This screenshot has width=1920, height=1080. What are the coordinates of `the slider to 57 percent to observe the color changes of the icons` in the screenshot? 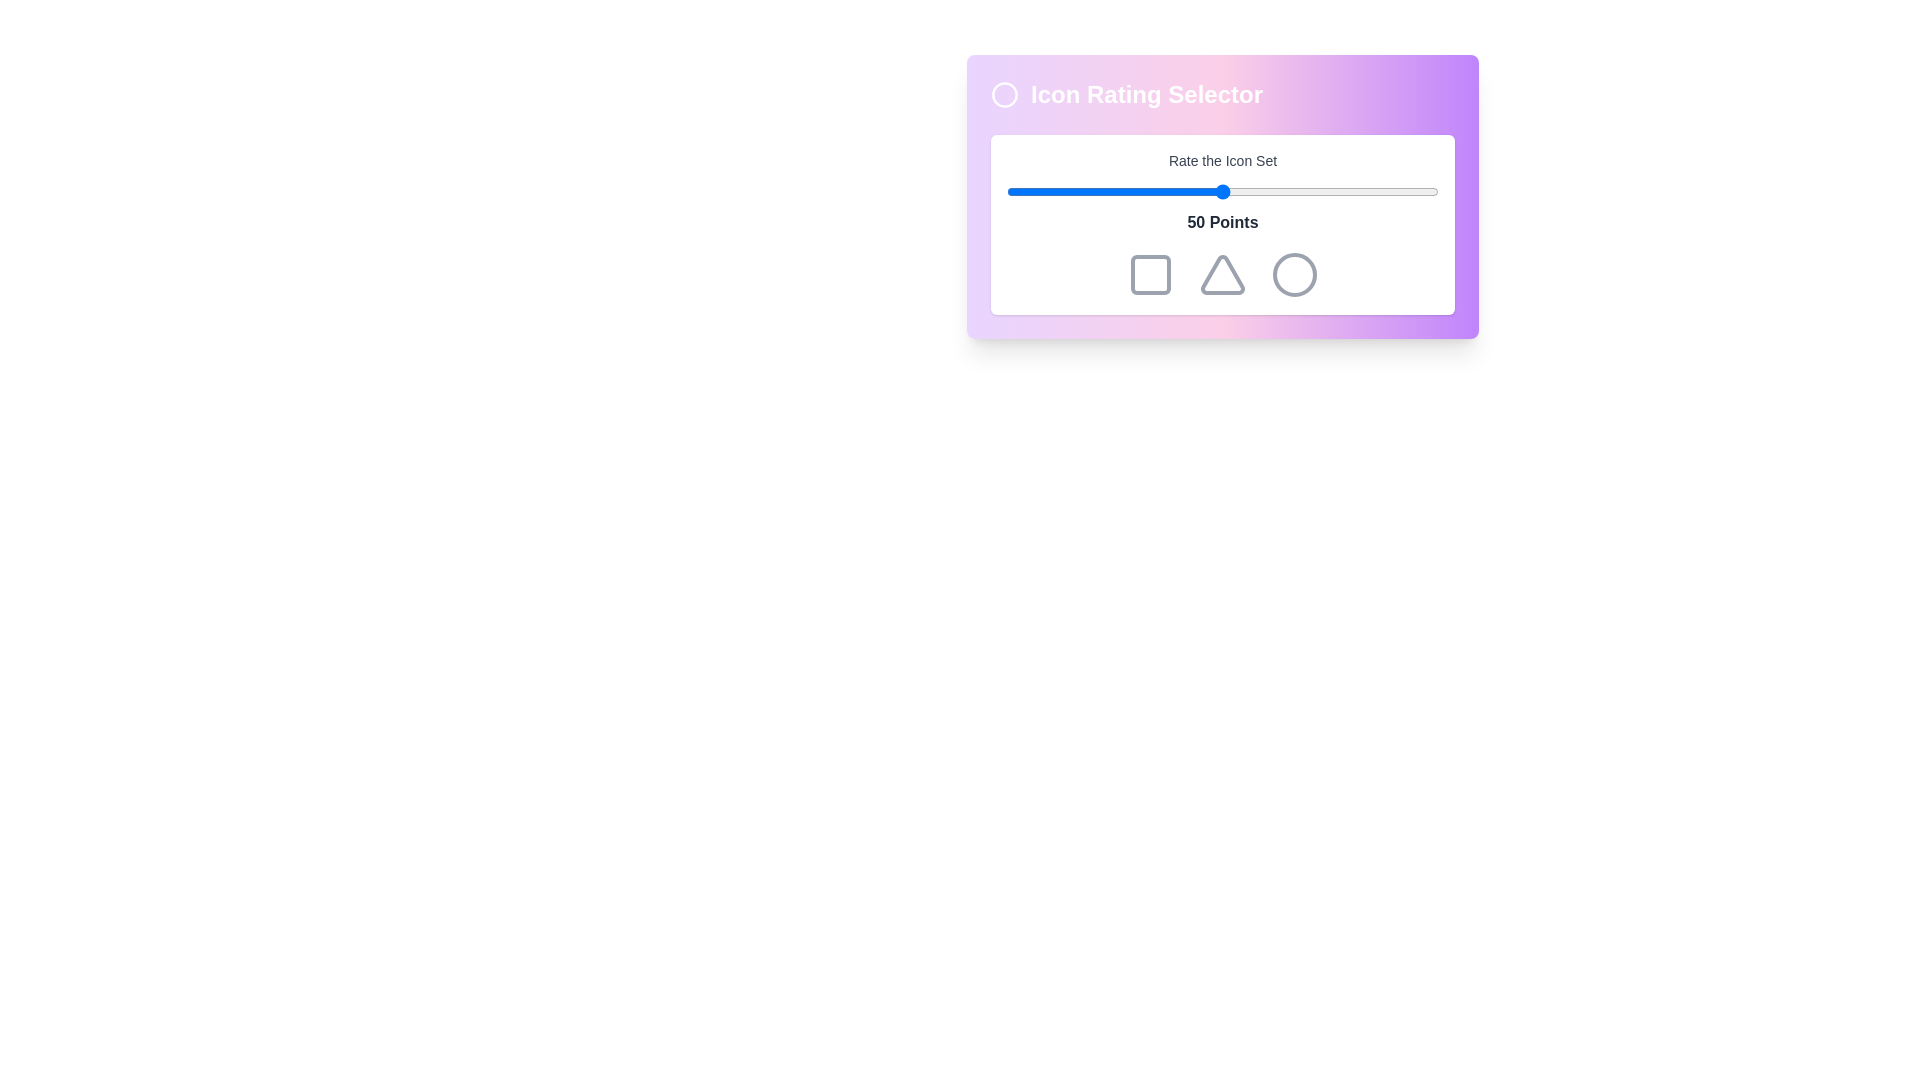 It's located at (1252, 192).